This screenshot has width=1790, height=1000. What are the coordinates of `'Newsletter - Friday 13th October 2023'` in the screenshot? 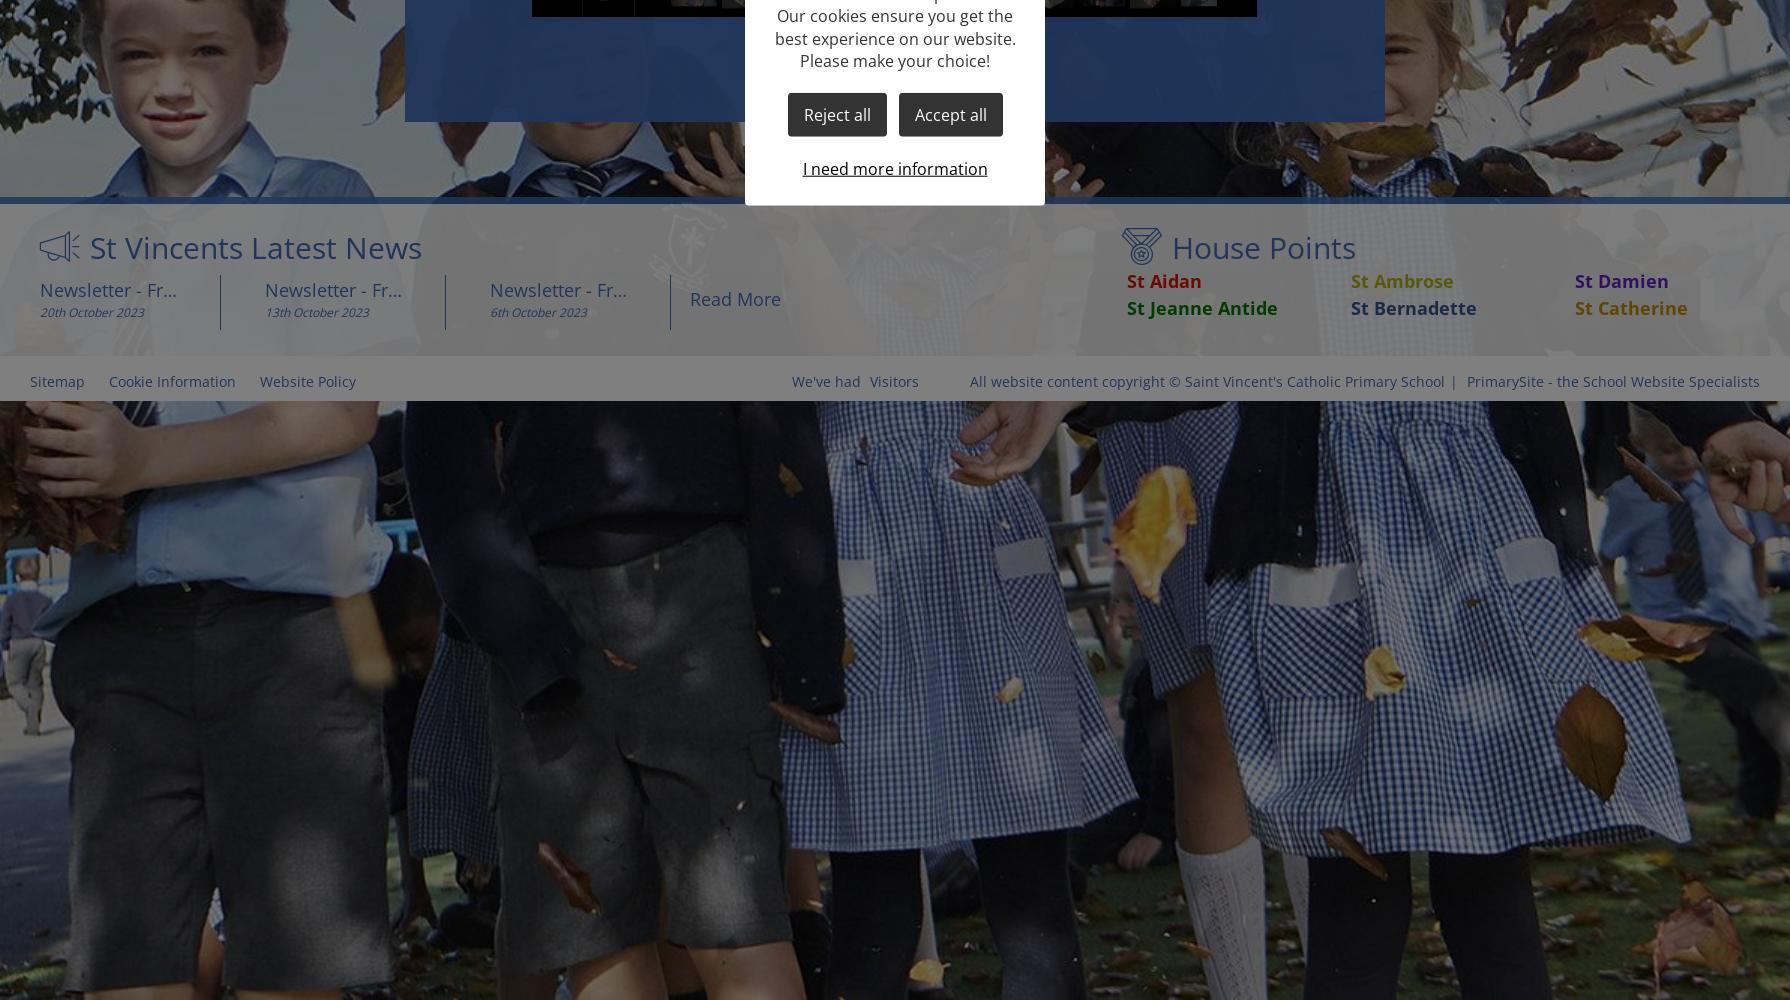 It's located at (424, 289).